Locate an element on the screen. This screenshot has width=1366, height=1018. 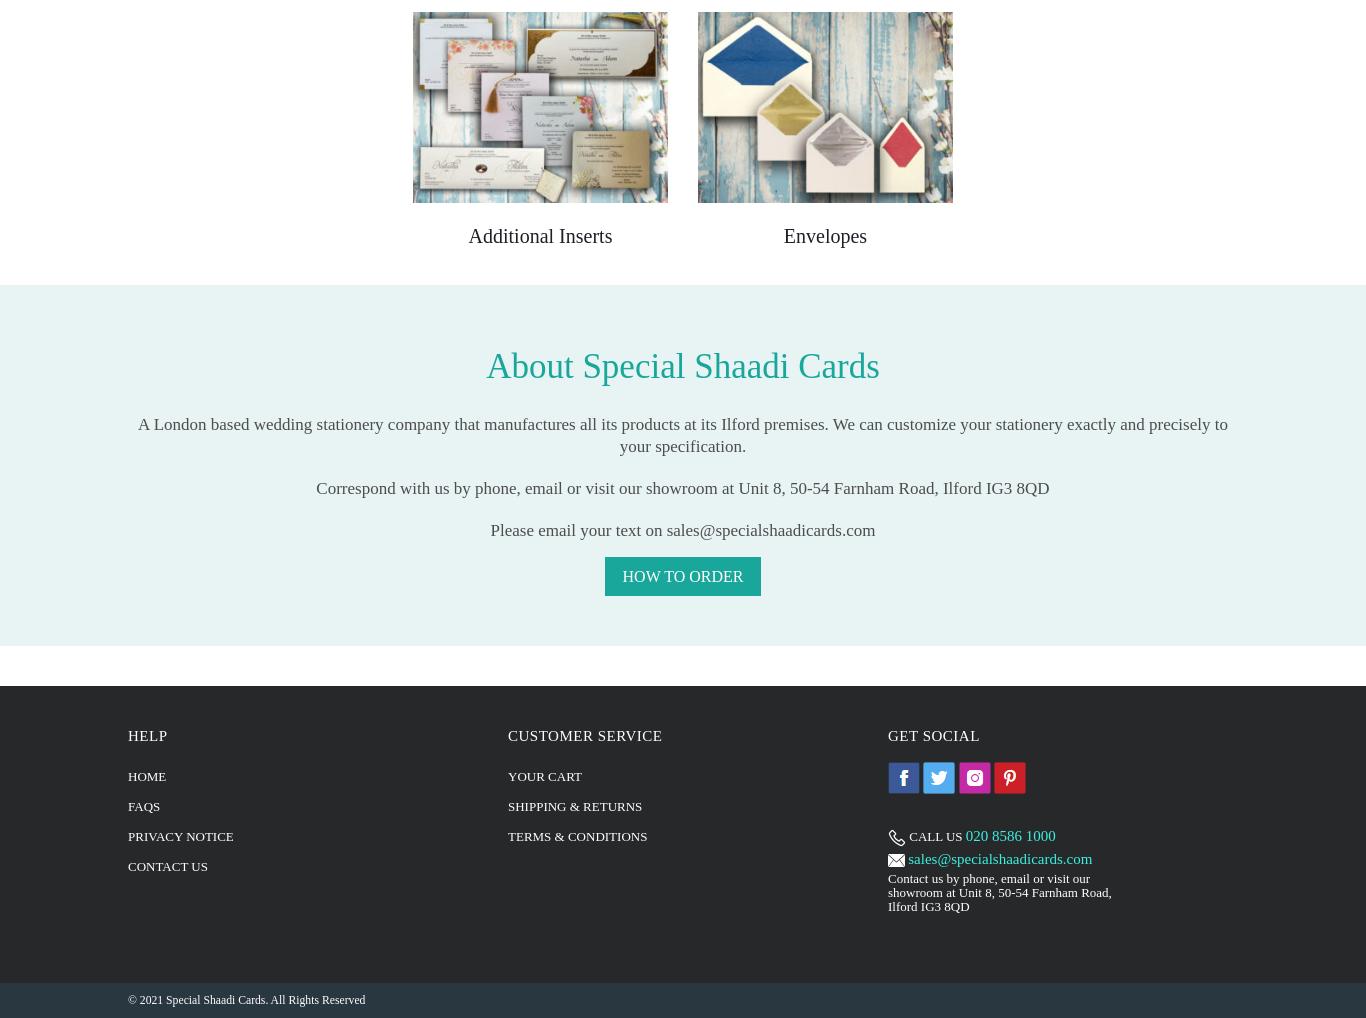
'020 8586 1000' is located at coordinates (1010, 833).